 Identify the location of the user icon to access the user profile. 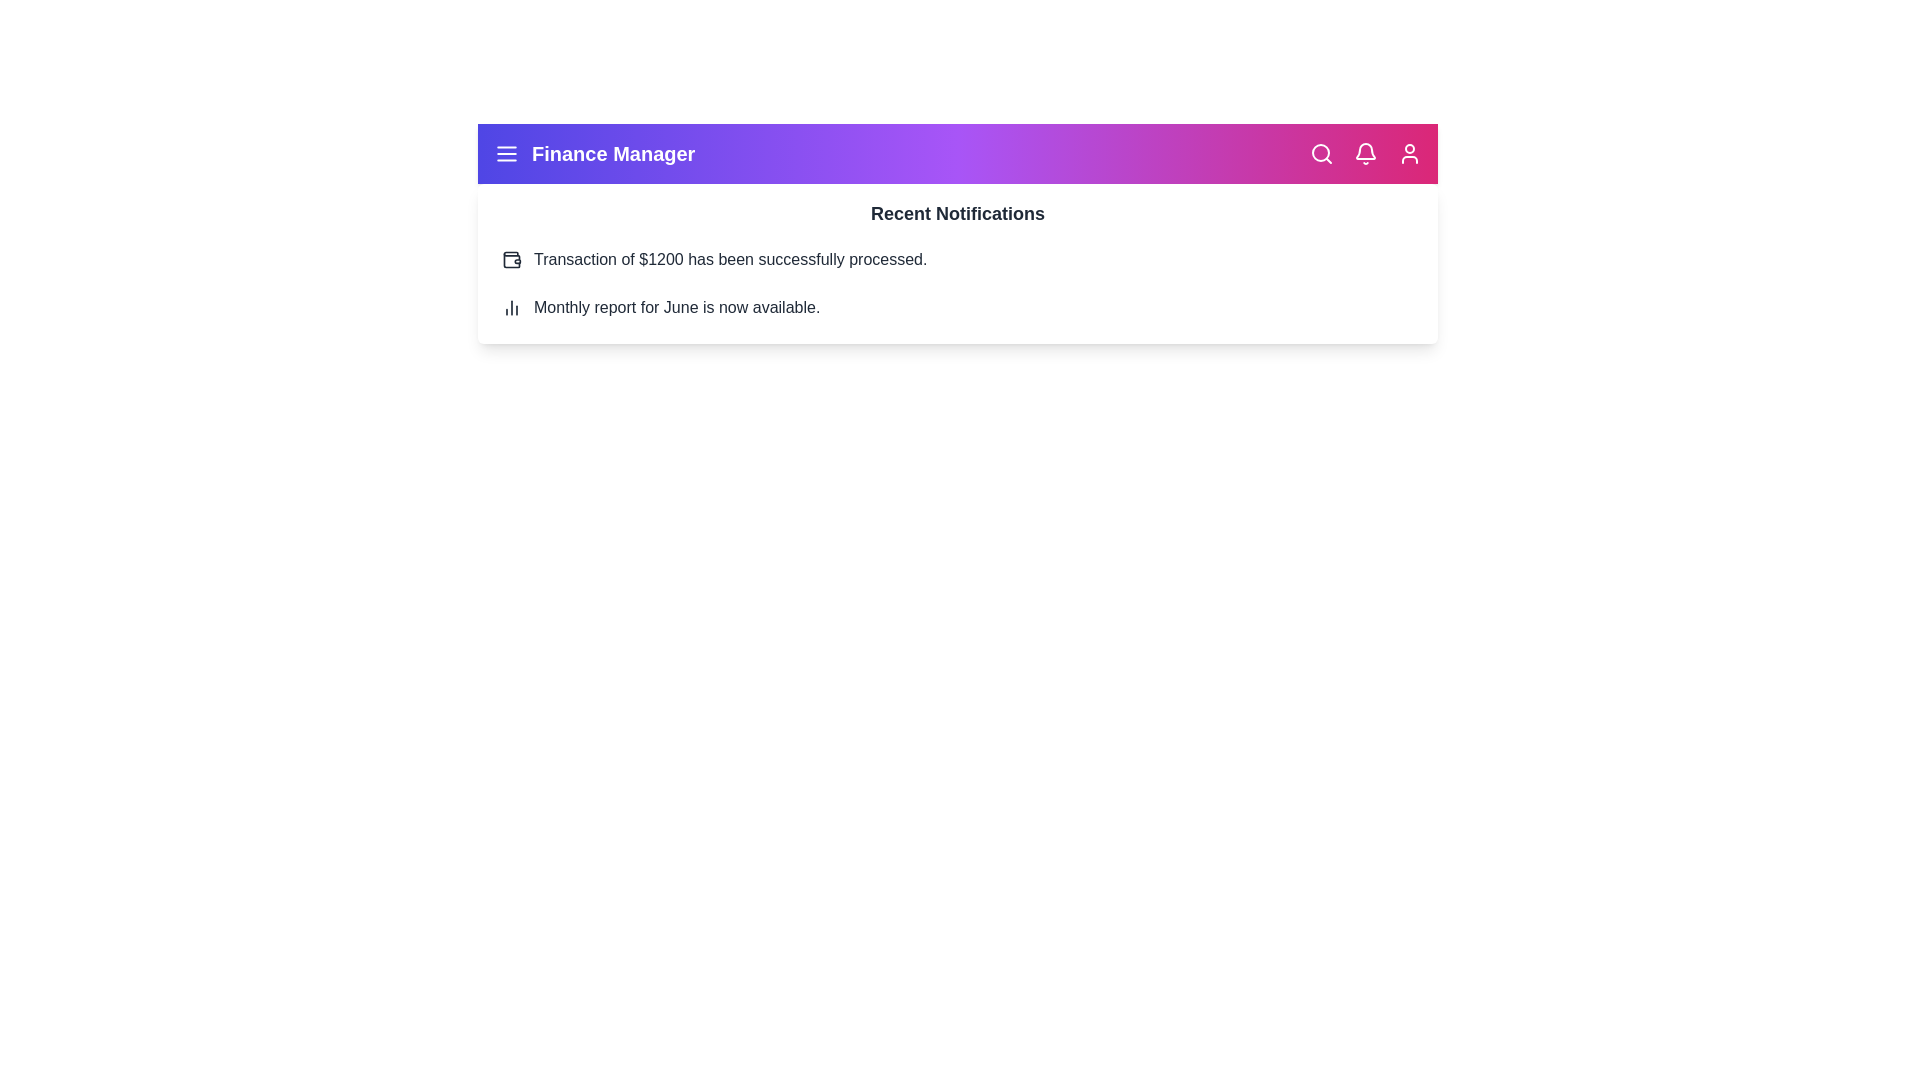
(1409, 153).